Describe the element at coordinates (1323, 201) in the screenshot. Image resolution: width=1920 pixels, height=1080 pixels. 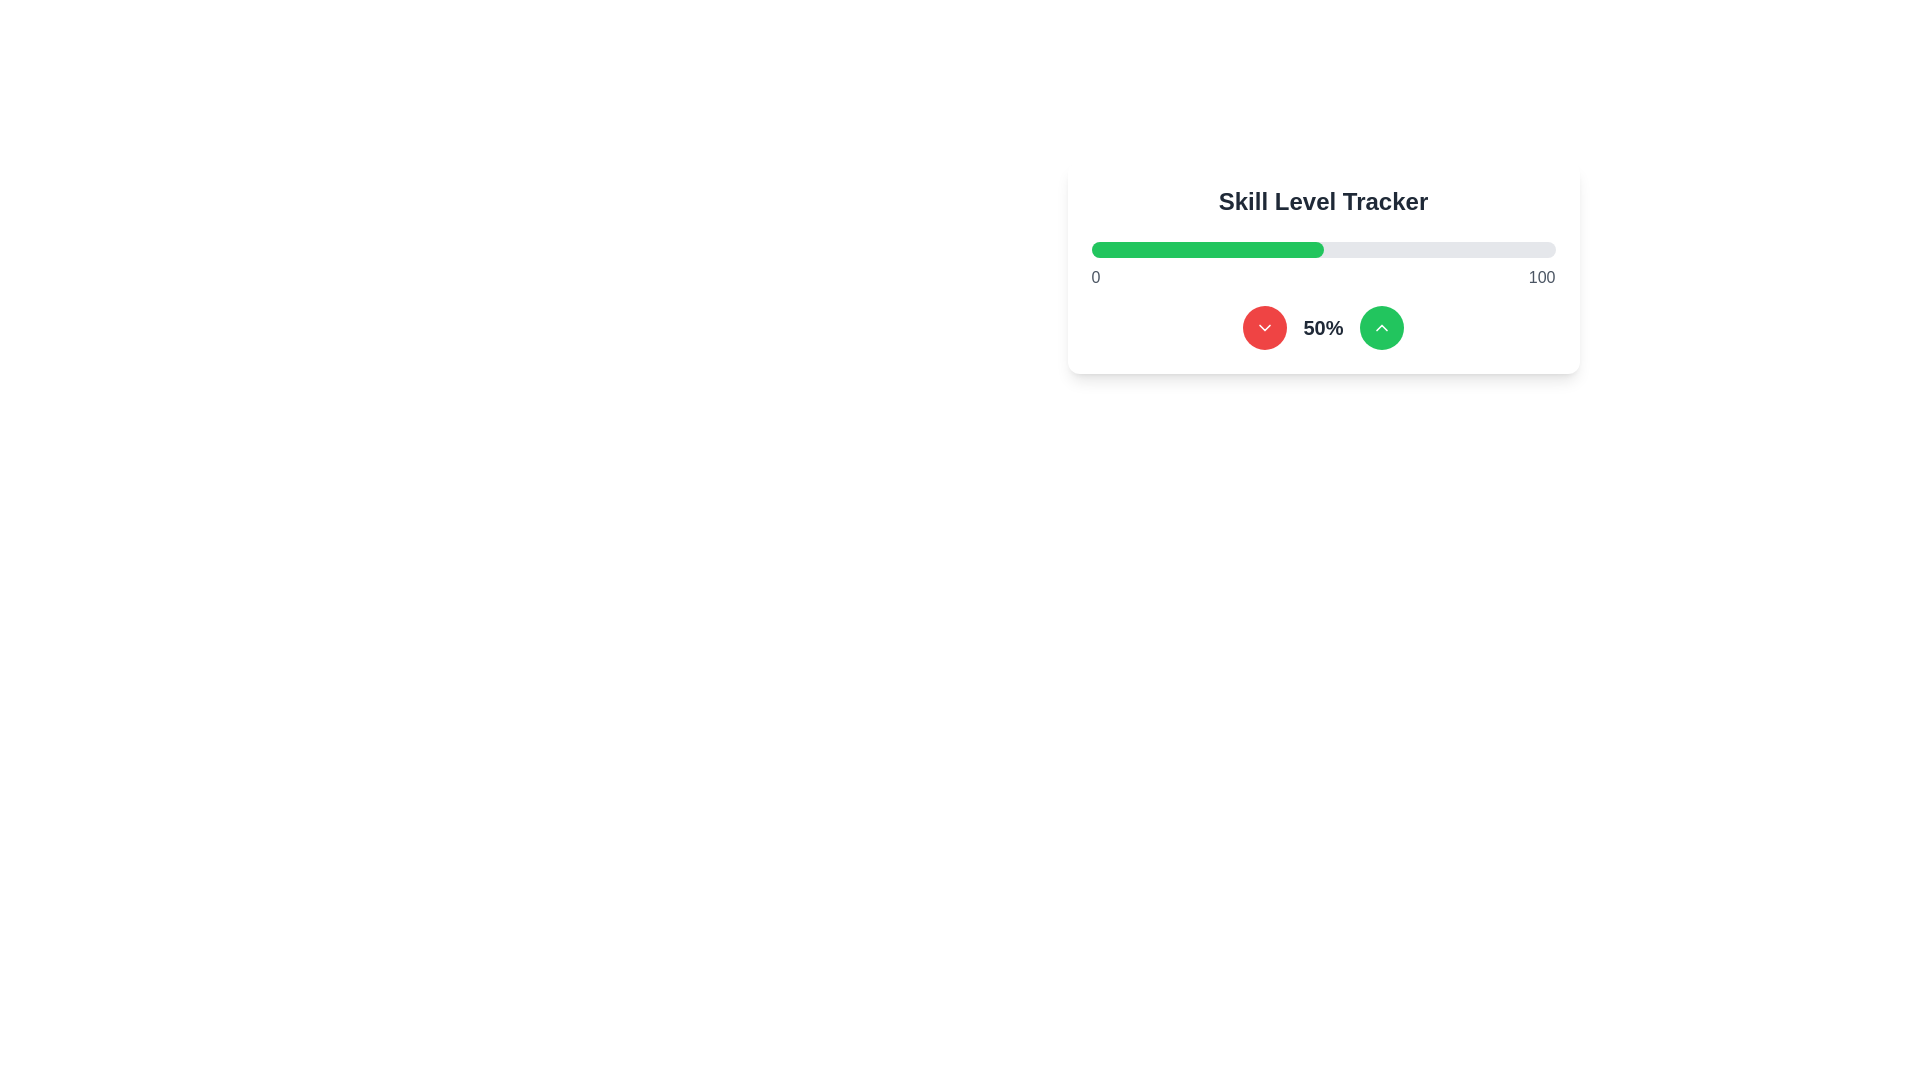
I see `static text element functioning as the title for the 'Skill Level Tracker', which is positioned at the top of a card with a white background` at that location.